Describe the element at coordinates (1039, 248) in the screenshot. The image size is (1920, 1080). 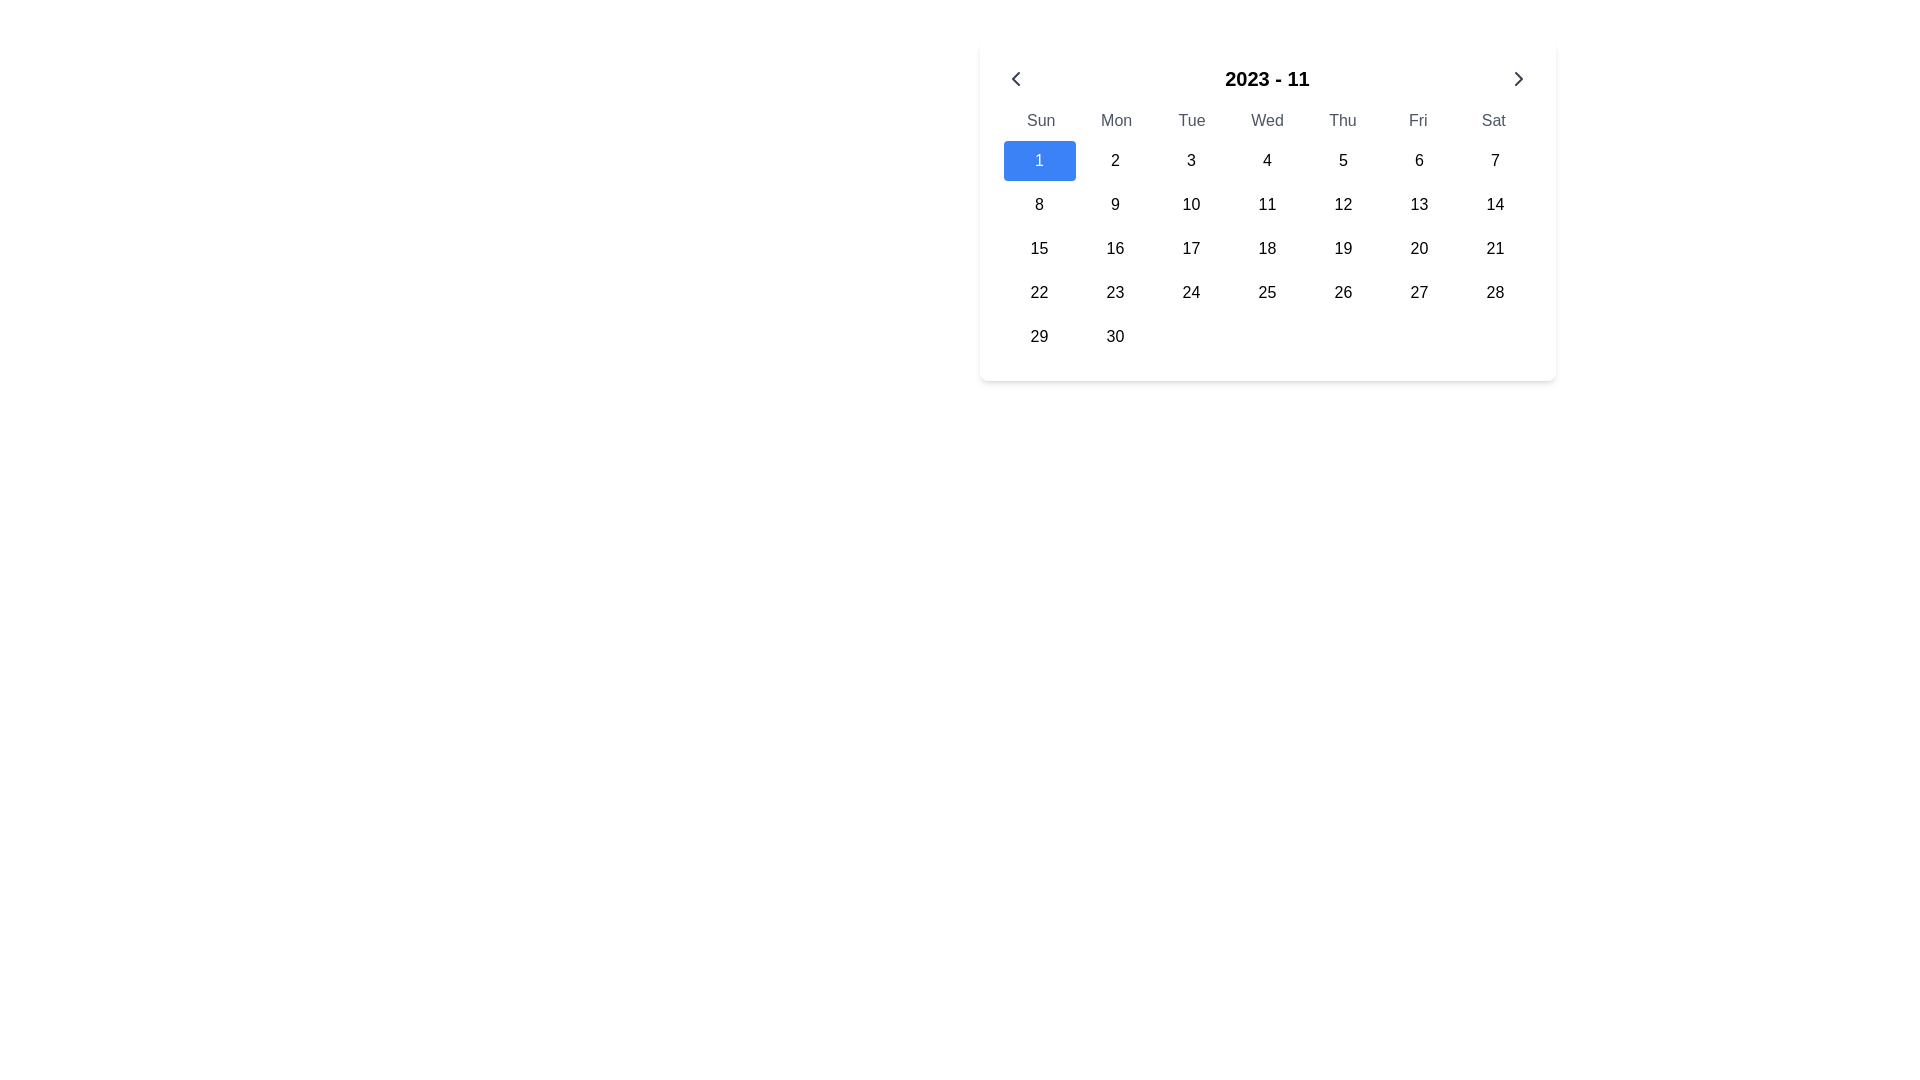
I see `the clickable calendar day element displaying the number '15' with a white background and black text to change its background color to gray` at that location.